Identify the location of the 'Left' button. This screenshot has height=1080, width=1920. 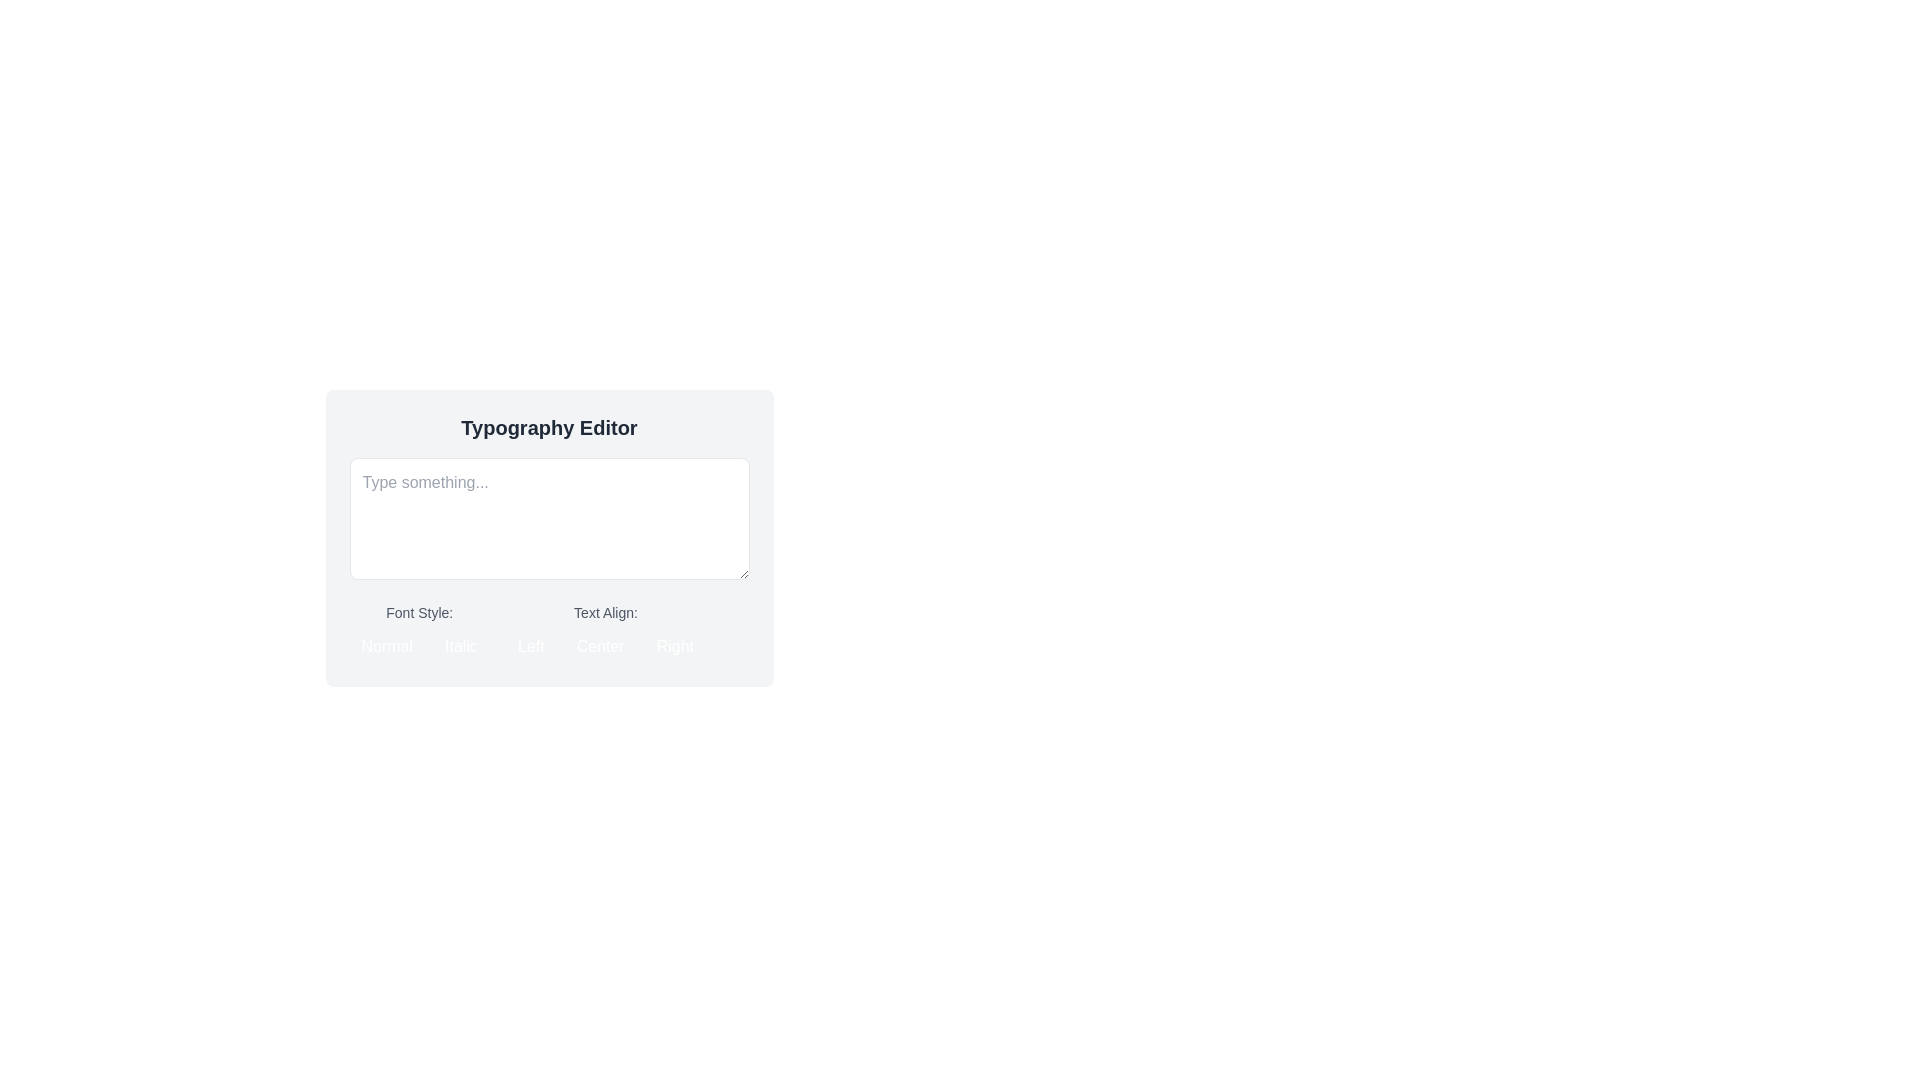
(531, 647).